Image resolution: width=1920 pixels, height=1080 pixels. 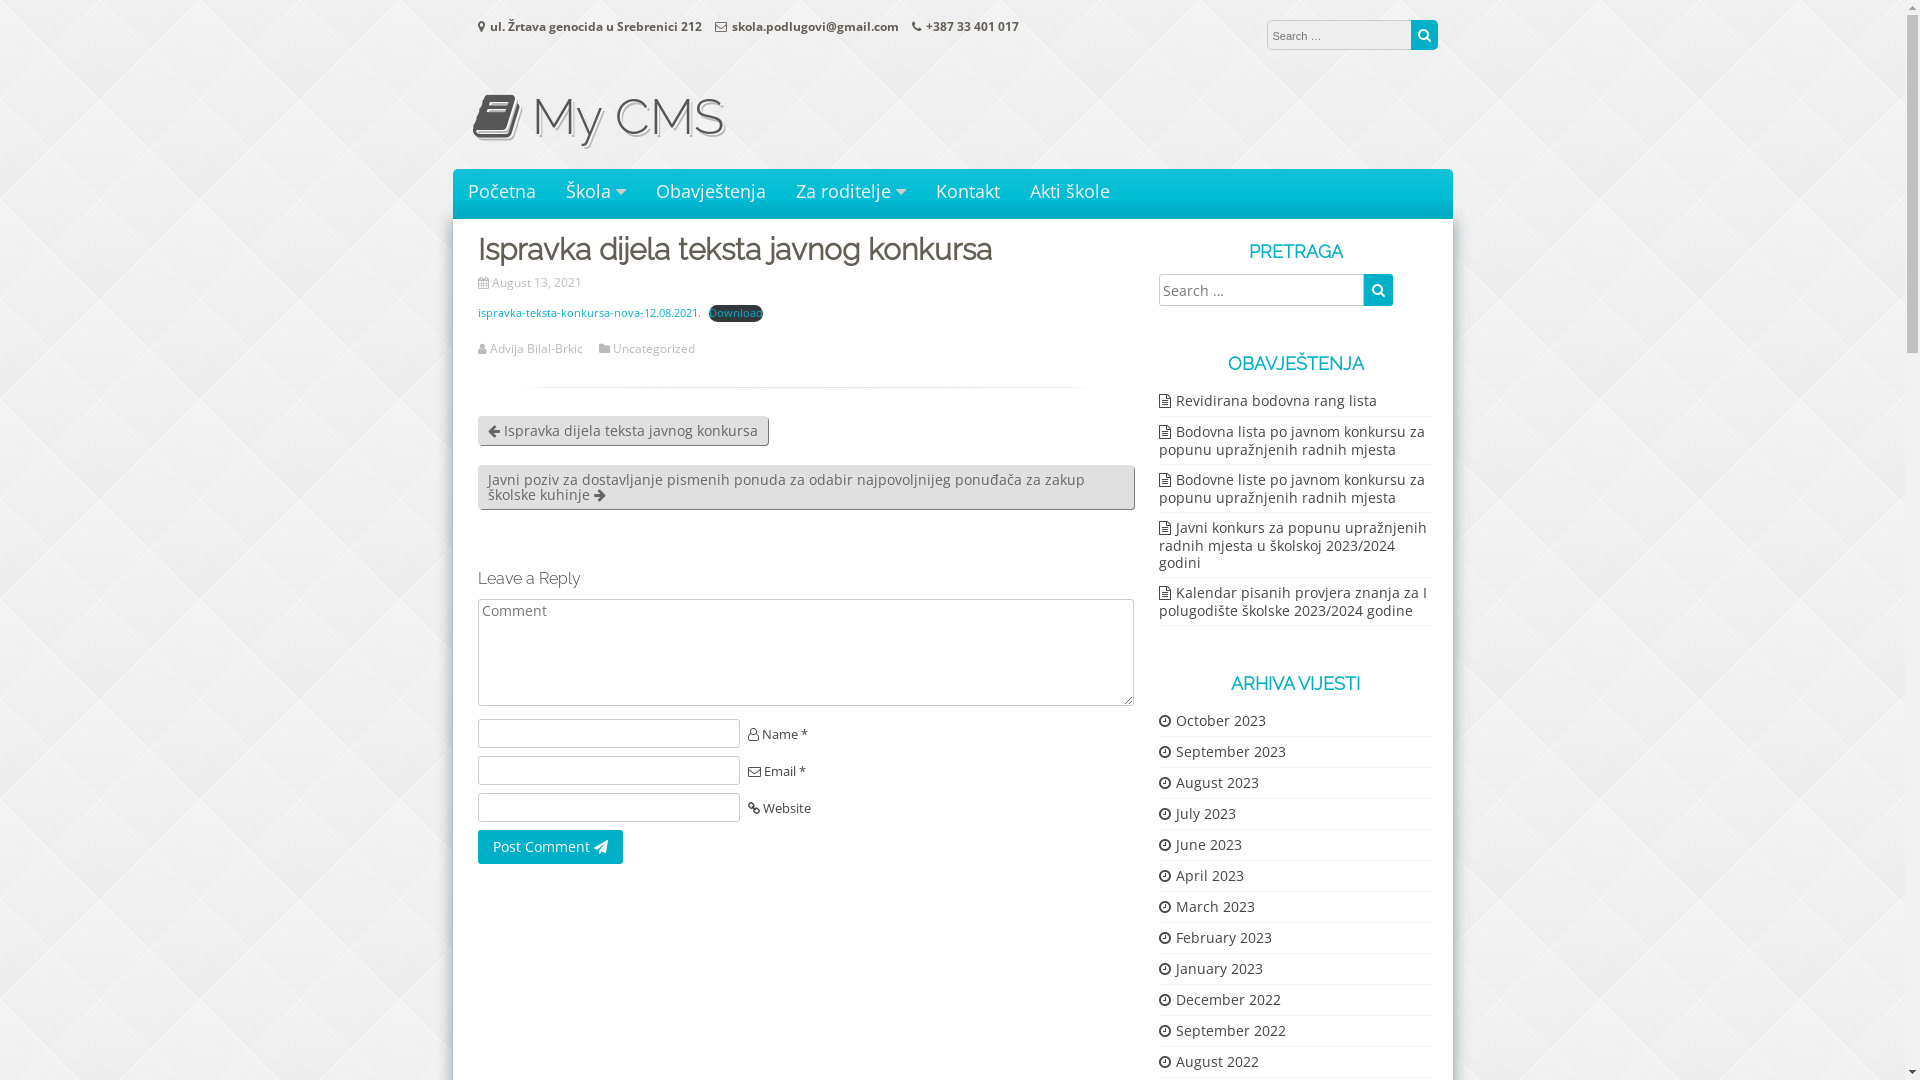 I want to click on 'September 2023', so click(x=1220, y=751).